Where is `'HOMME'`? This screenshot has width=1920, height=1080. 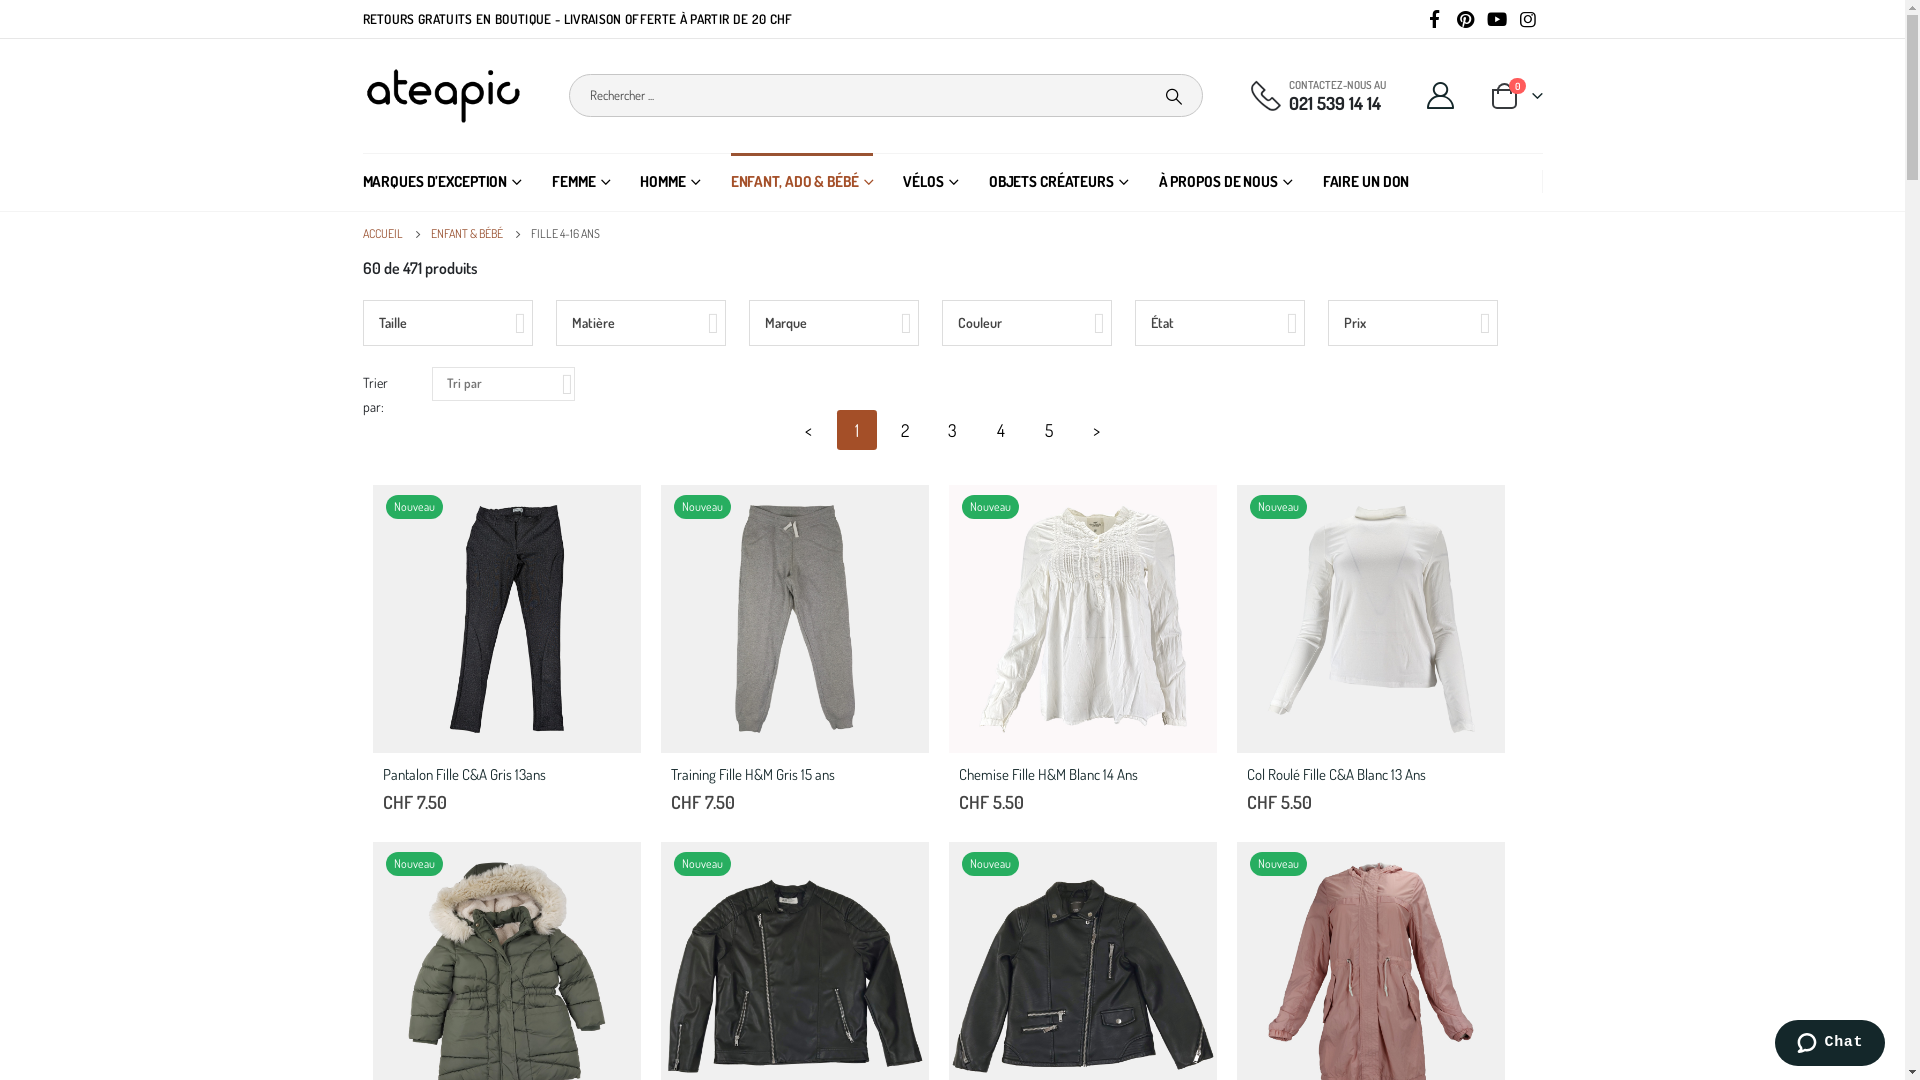 'HOMME' is located at coordinates (670, 181).